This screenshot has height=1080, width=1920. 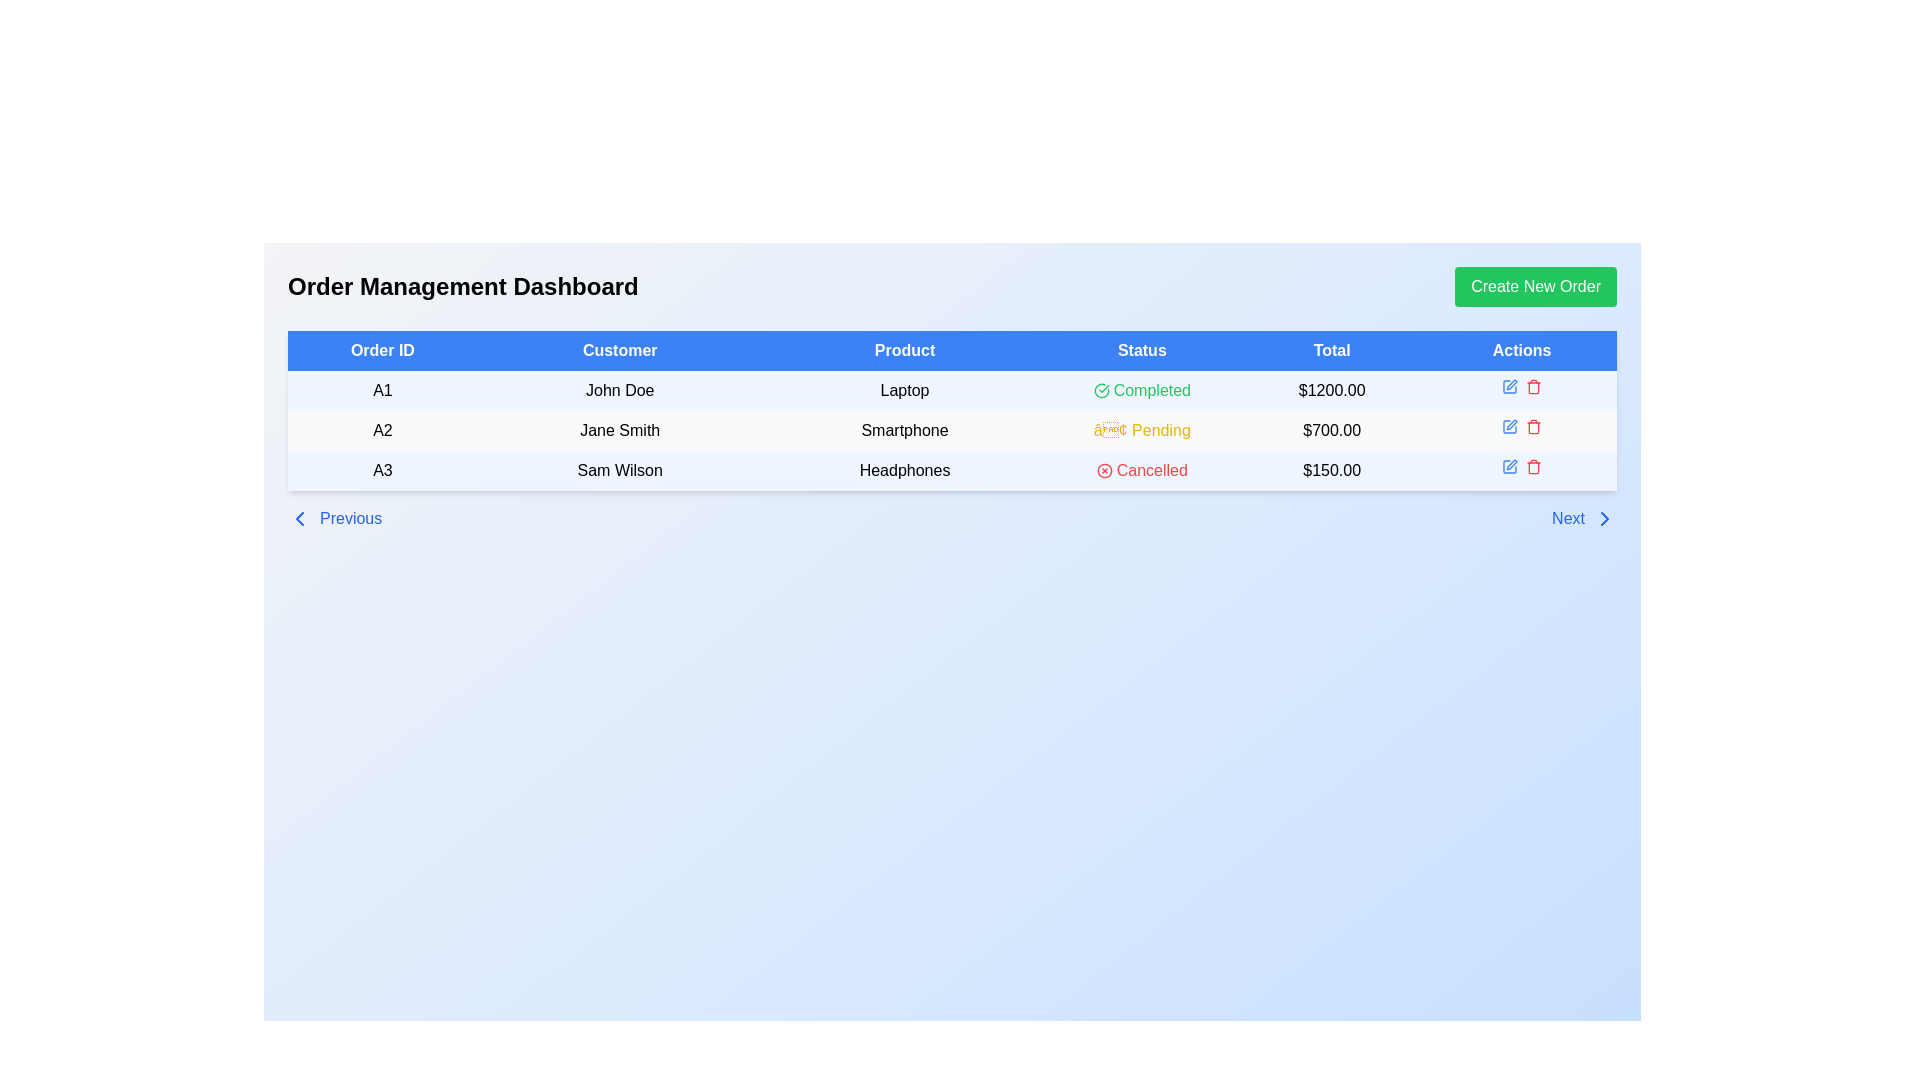 What do you see at coordinates (1332, 470) in the screenshot?
I see `the text label displaying the amount "$150.00" in the "Total" column of the third row corresponding to "A3, Sam Wilson, Headphones"` at bounding box center [1332, 470].